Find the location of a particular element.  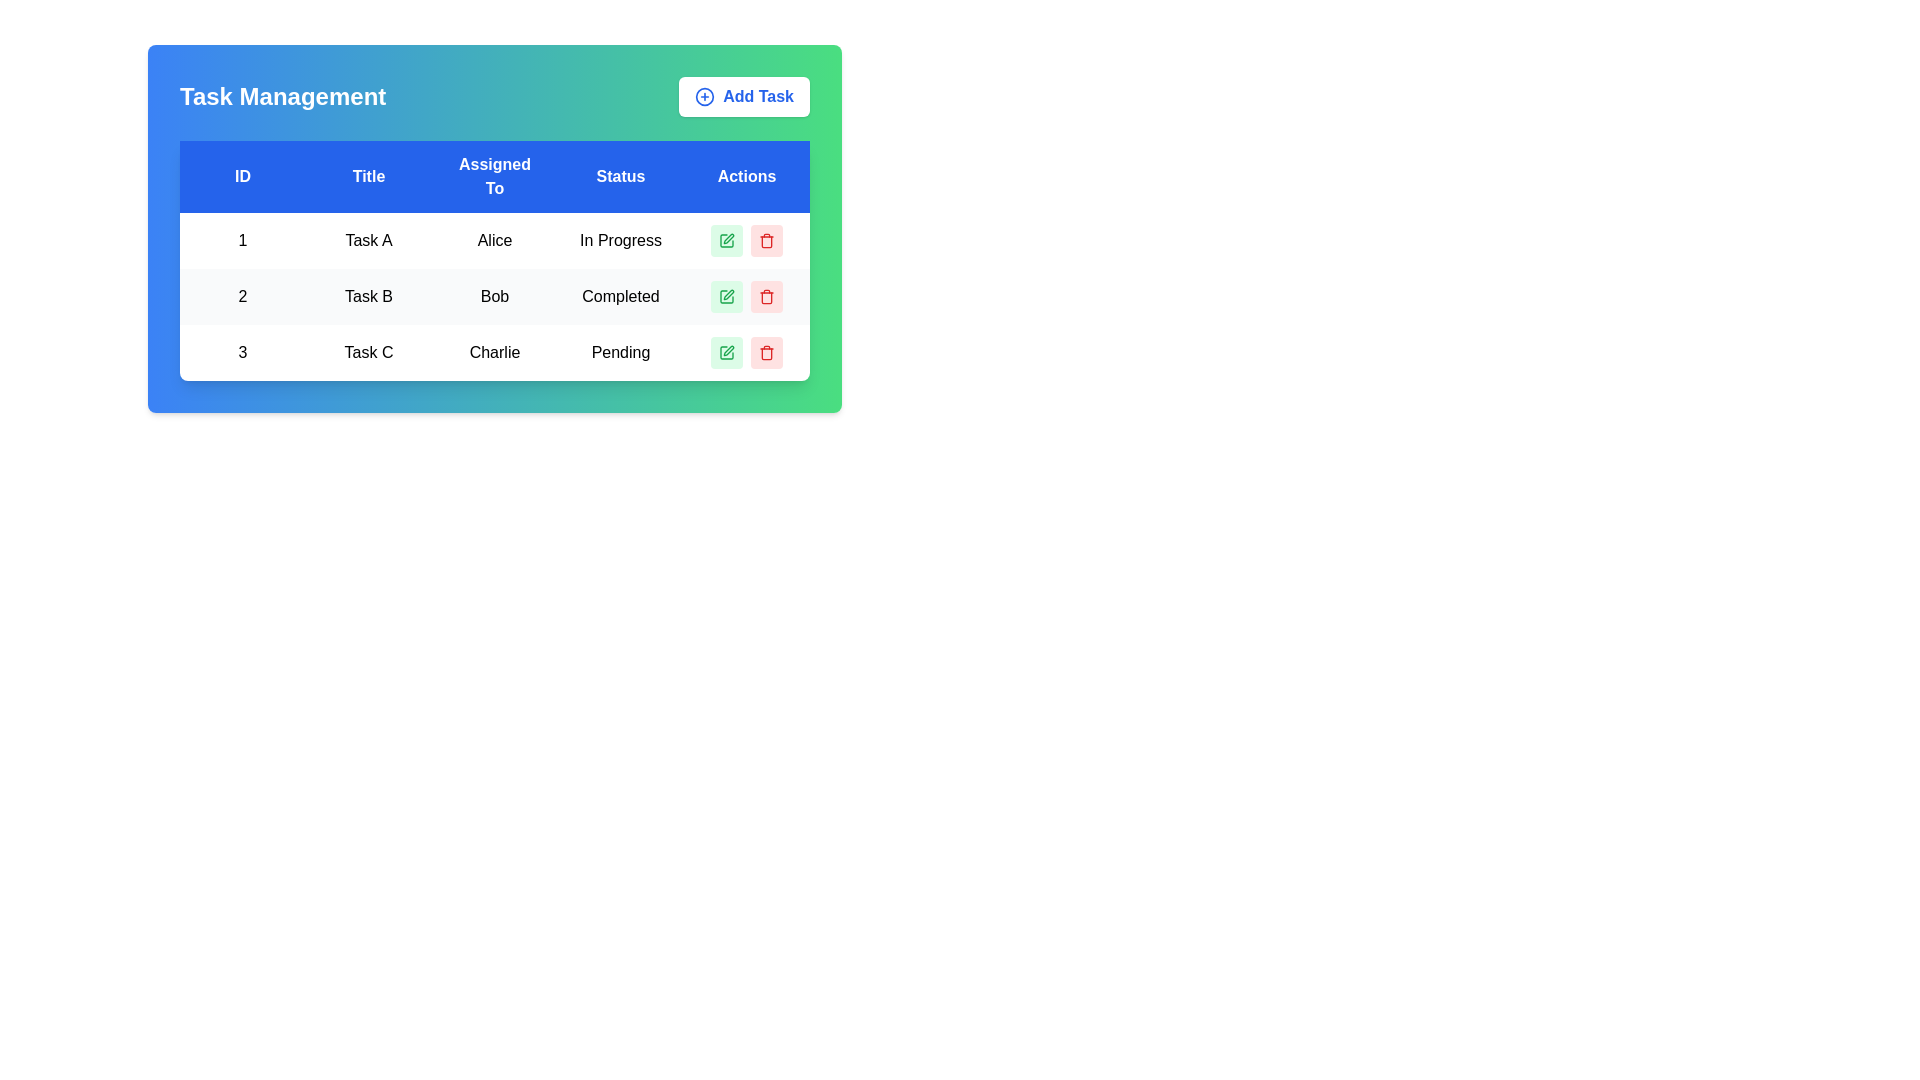

the static text element that identifies the task ID in the first column of the first row of the table is located at coordinates (242, 239).